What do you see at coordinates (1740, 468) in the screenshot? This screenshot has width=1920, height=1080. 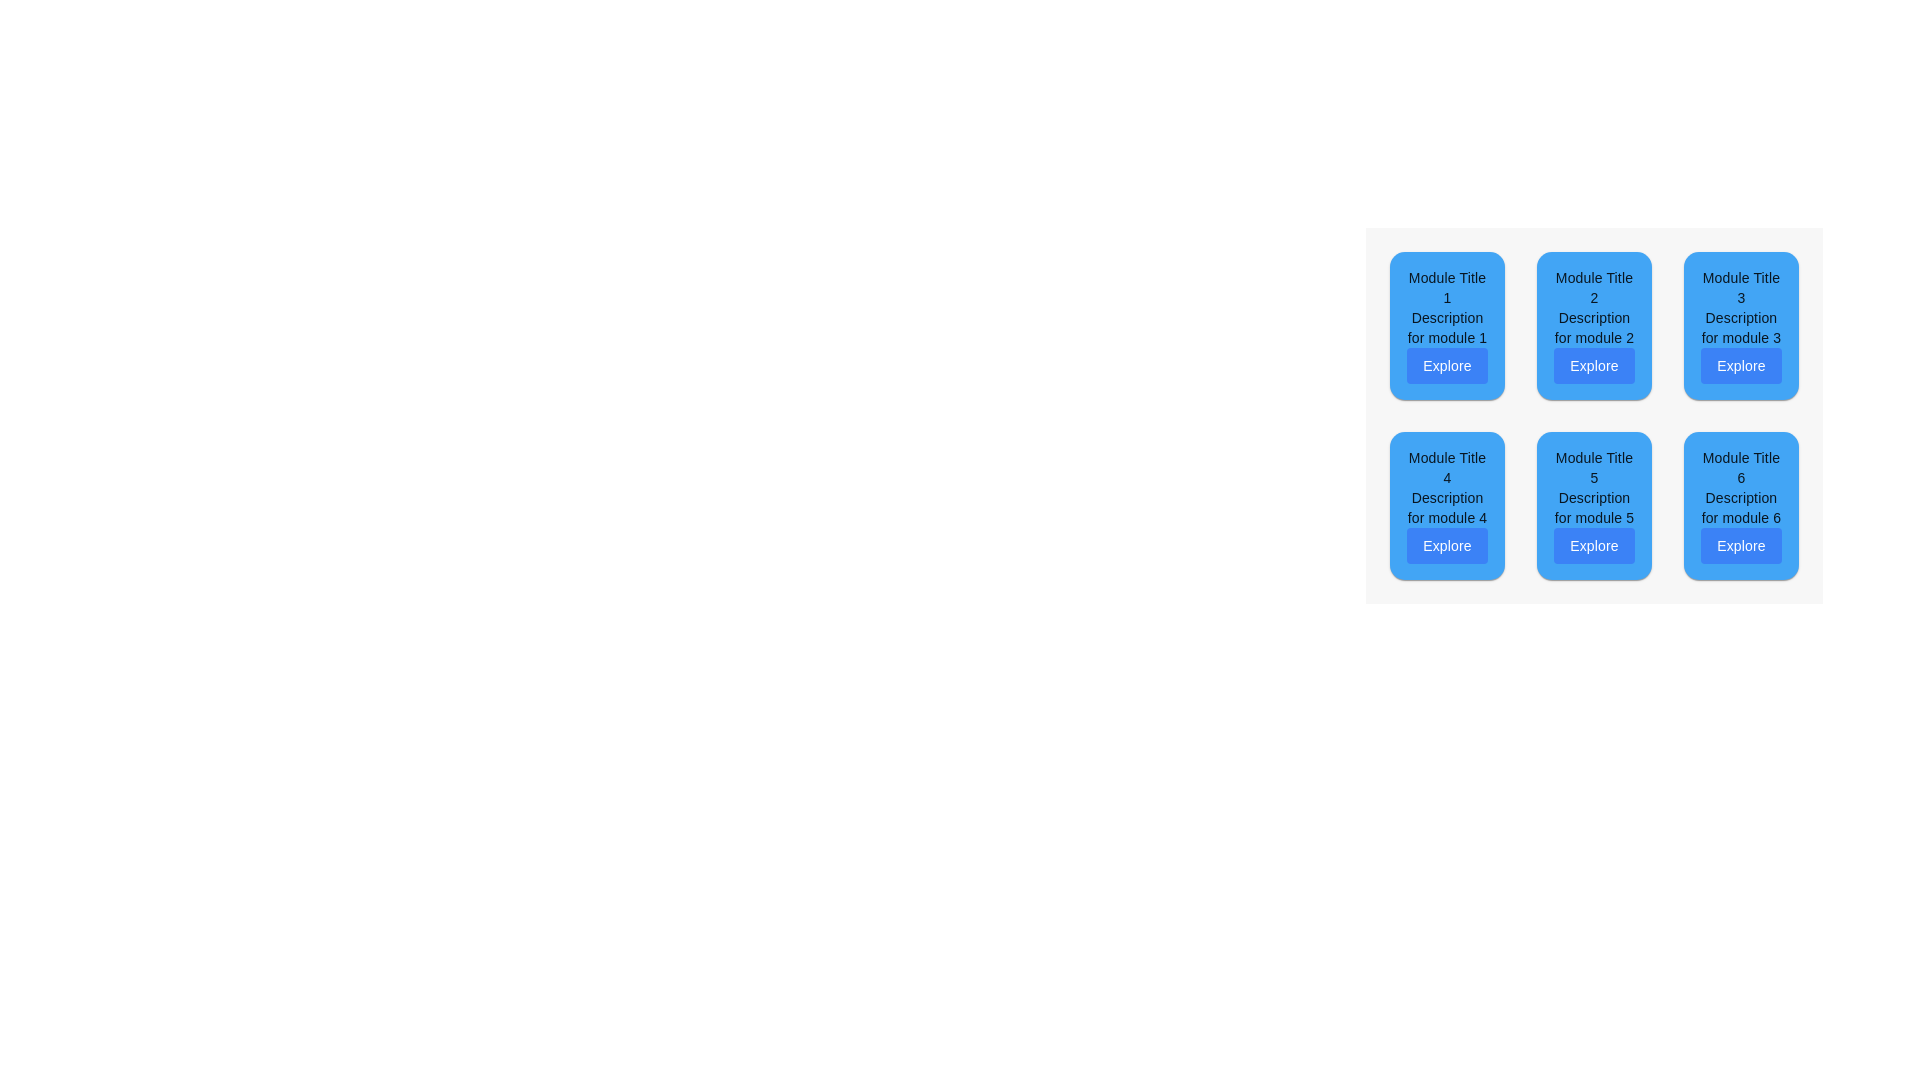 I see `the text element displaying 'Module Title 6', which is positioned at the top of a card-like structure against a blue background` at bounding box center [1740, 468].